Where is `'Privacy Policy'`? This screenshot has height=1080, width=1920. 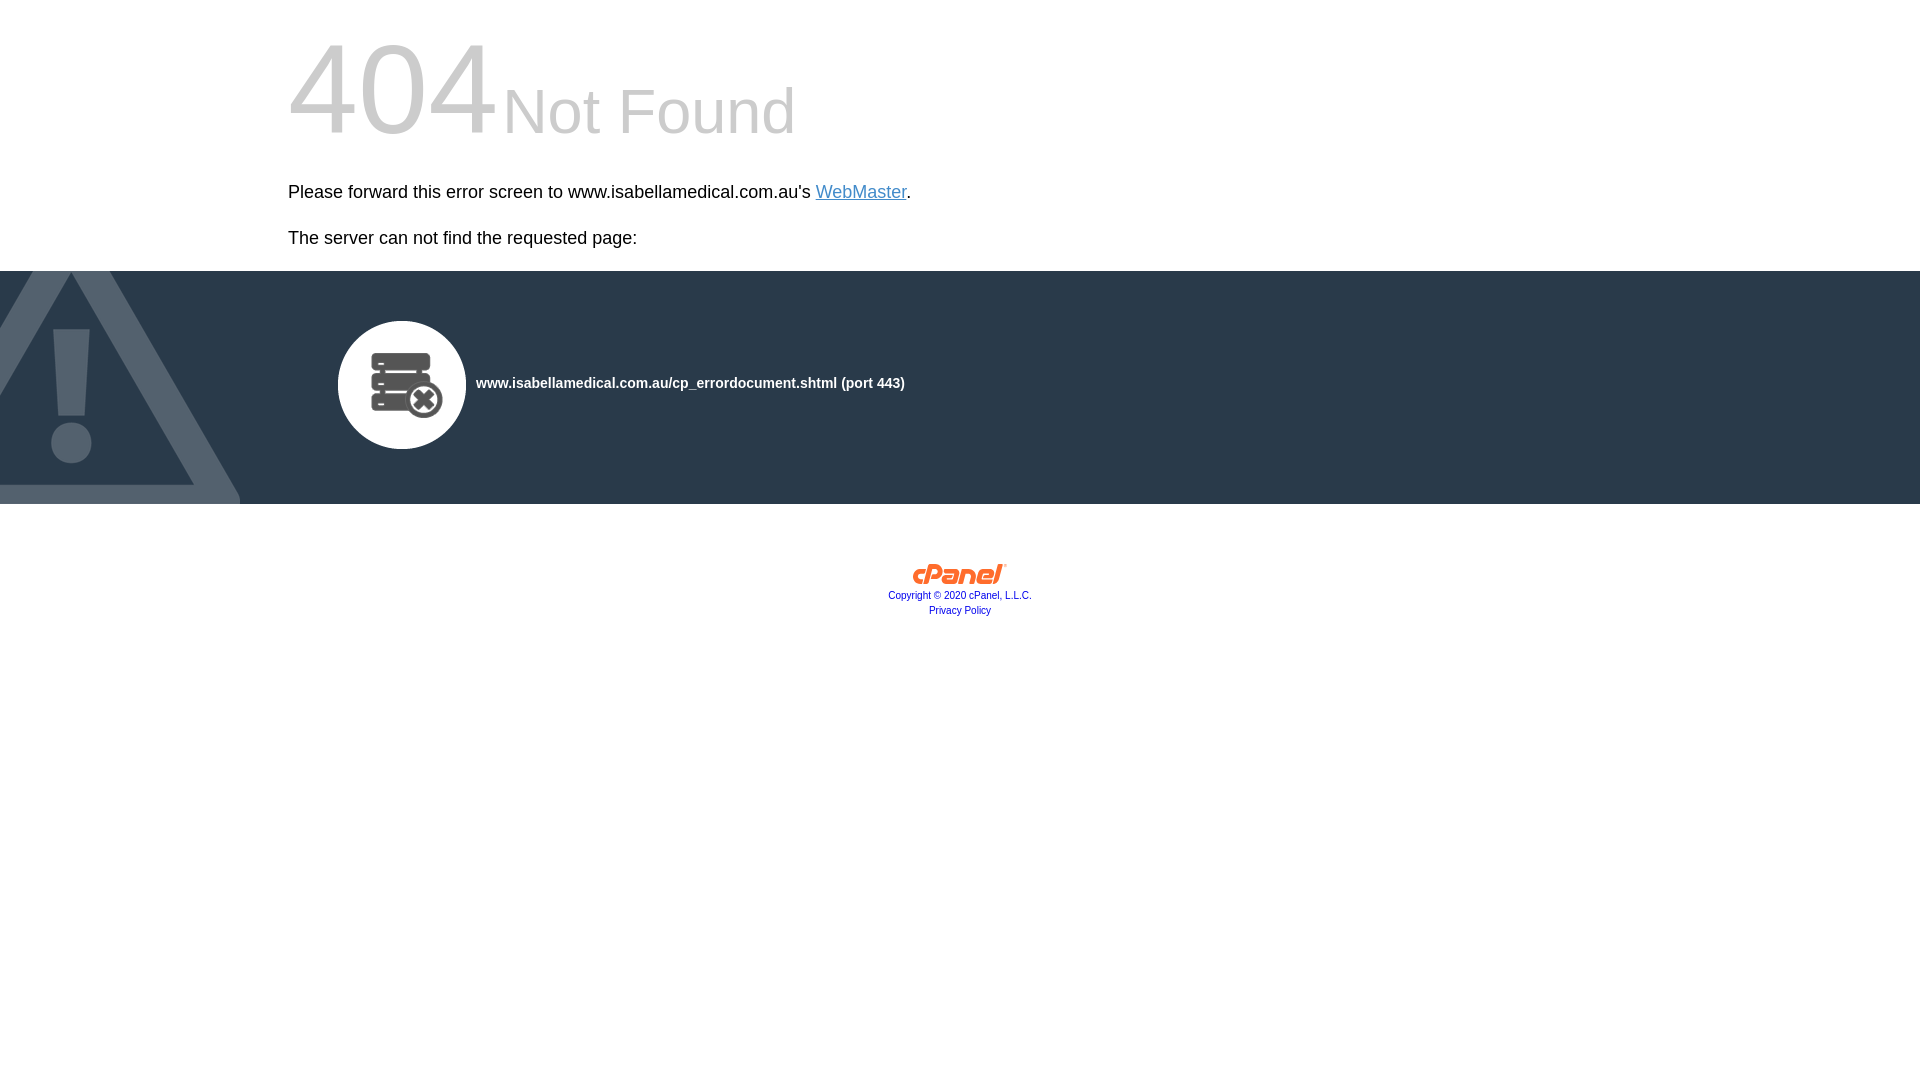
'Privacy Policy' is located at coordinates (960, 609).